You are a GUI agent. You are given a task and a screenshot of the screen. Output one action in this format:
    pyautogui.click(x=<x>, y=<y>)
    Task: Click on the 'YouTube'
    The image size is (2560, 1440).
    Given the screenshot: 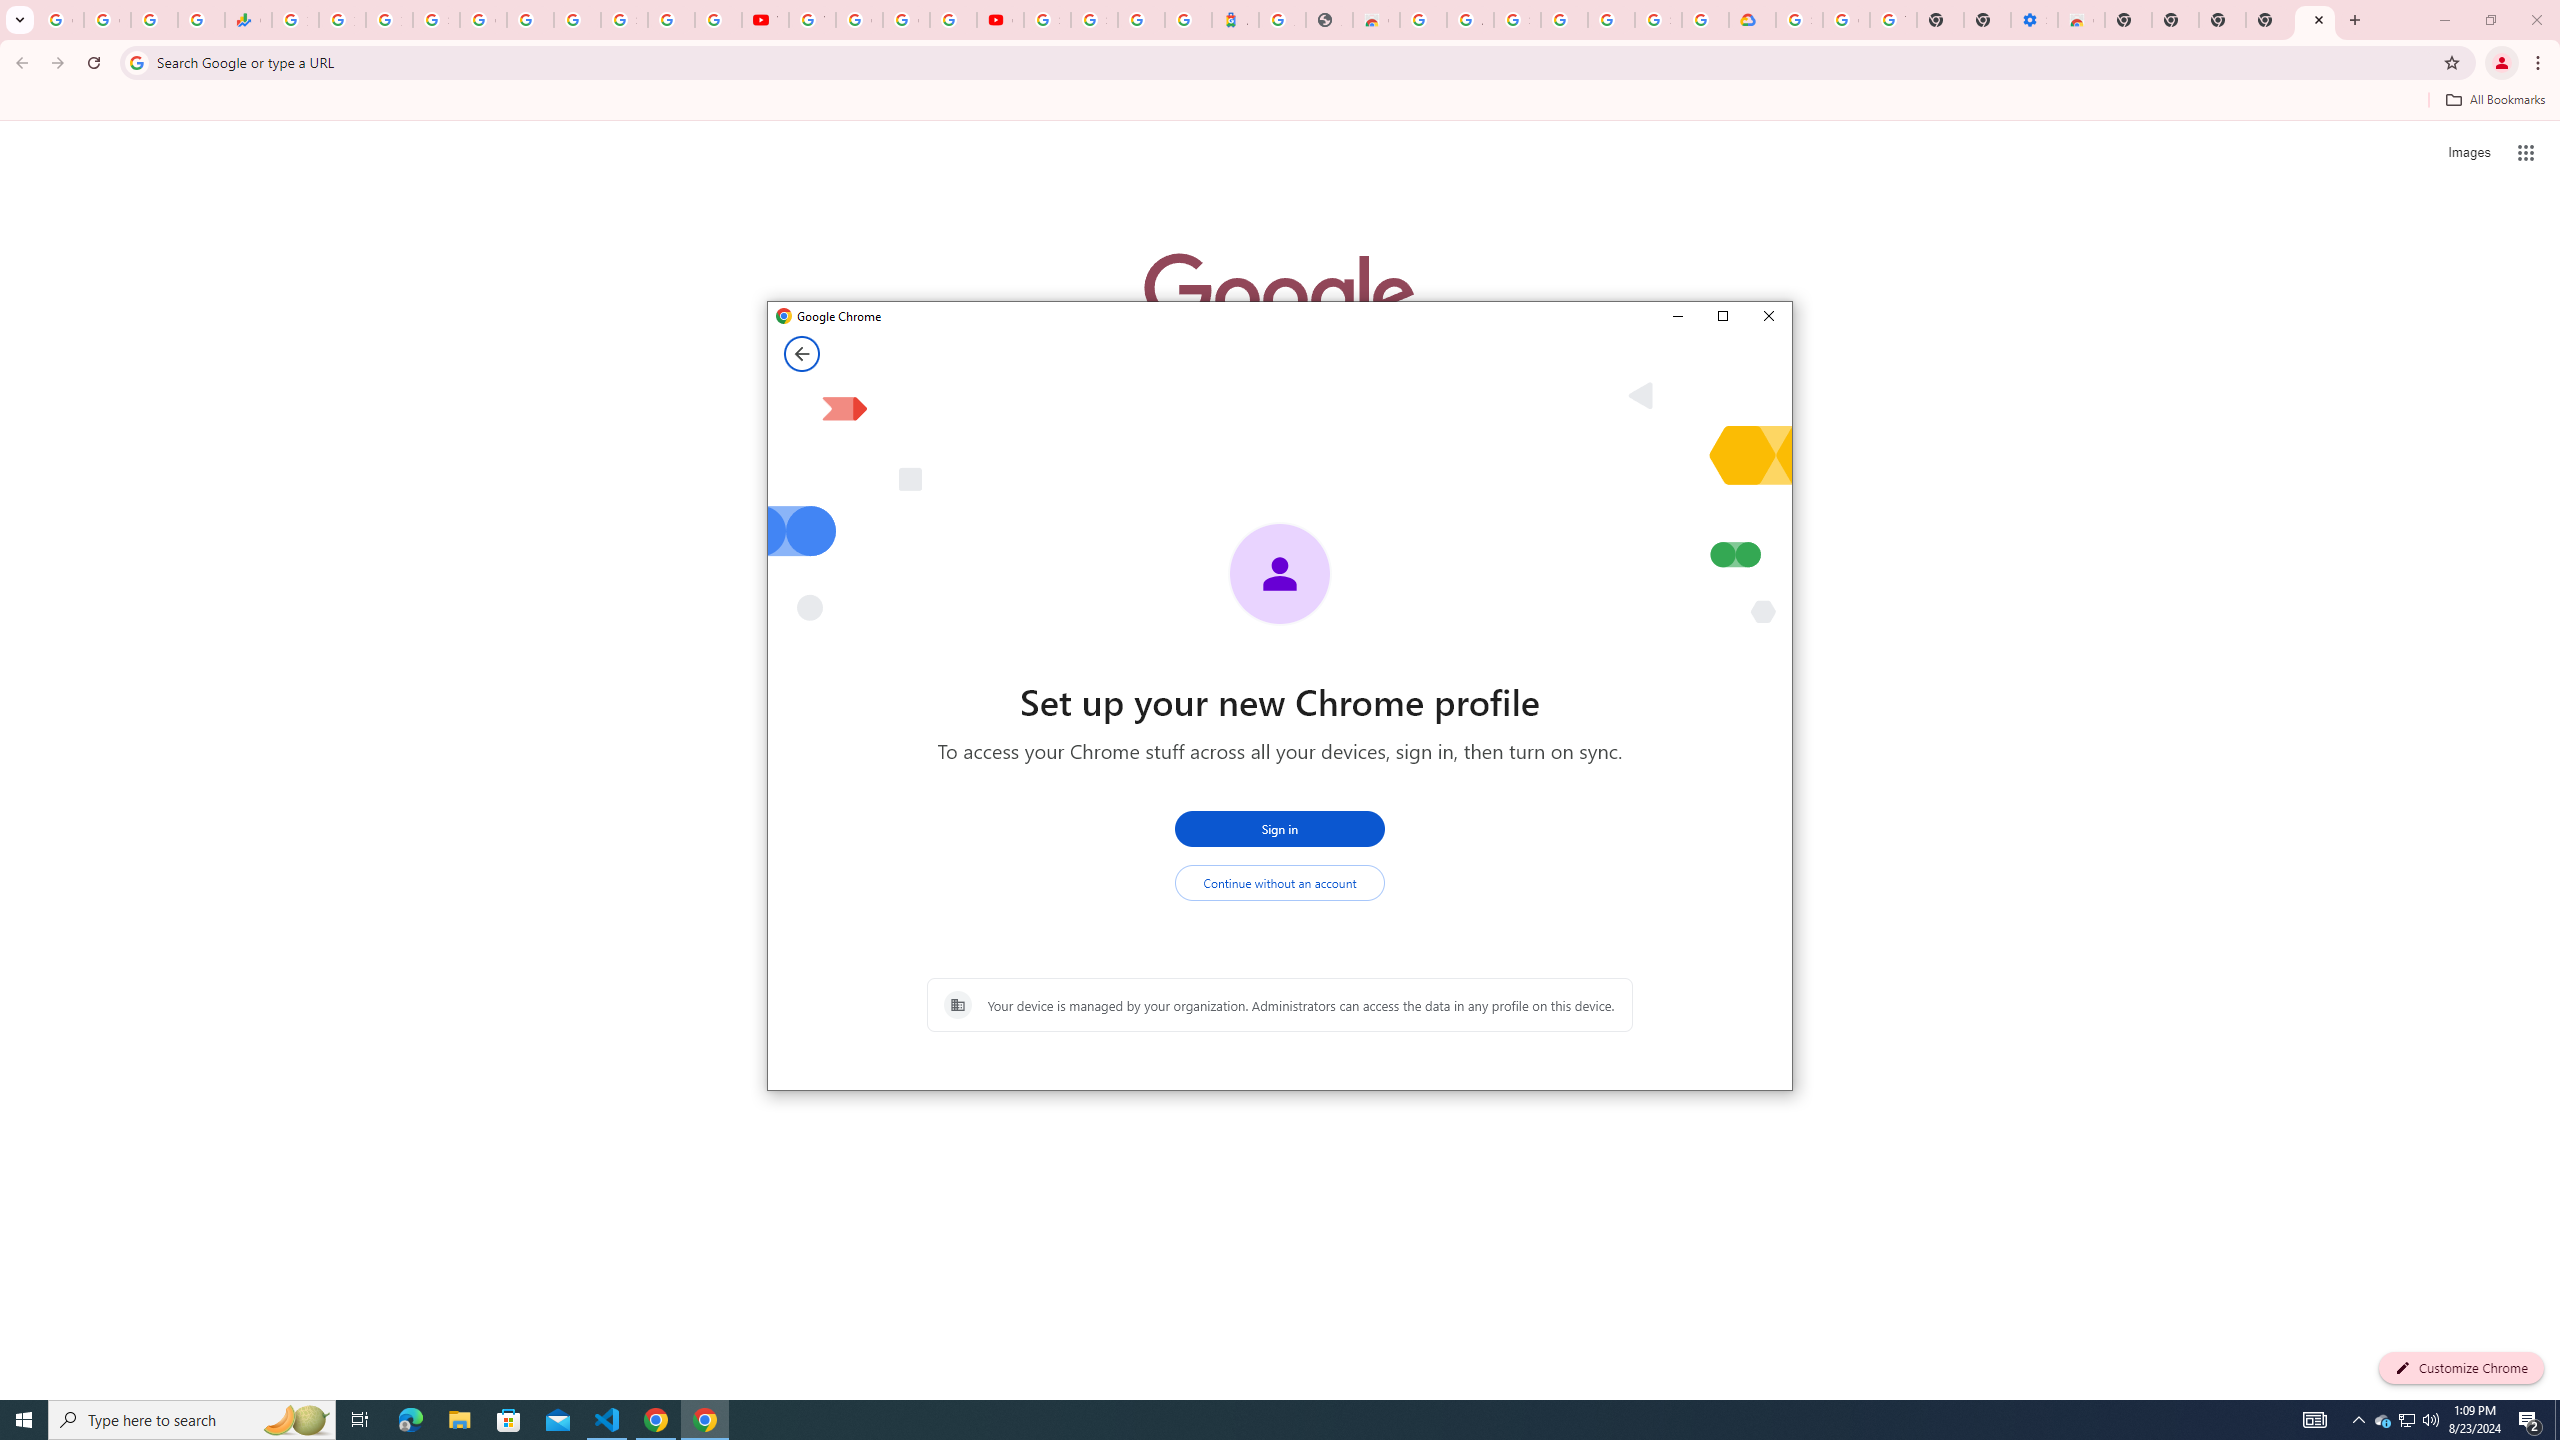 What is the action you would take?
    pyautogui.click(x=811, y=19)
    